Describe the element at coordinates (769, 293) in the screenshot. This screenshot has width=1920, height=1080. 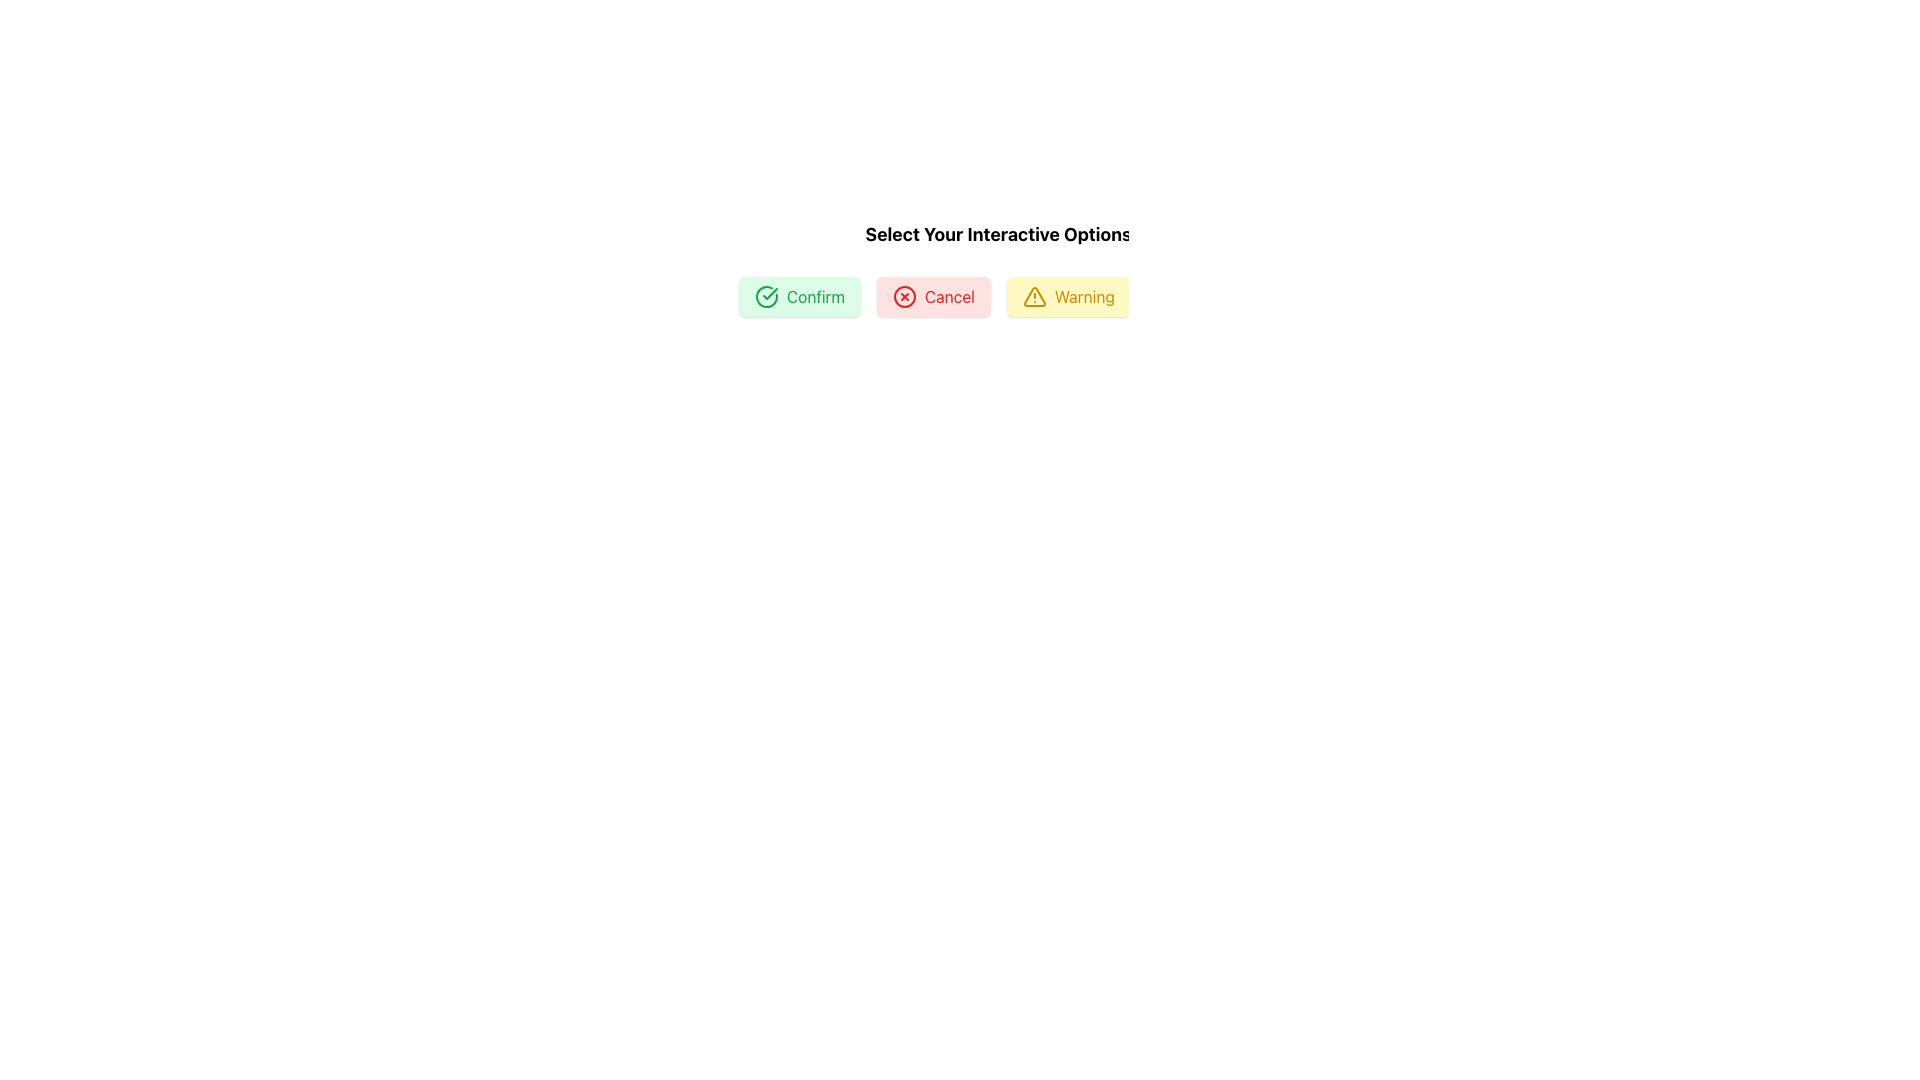
I see `the checkmark icon located immediately to the left of the 'Confirm' label in the top area of the button group` at that location.